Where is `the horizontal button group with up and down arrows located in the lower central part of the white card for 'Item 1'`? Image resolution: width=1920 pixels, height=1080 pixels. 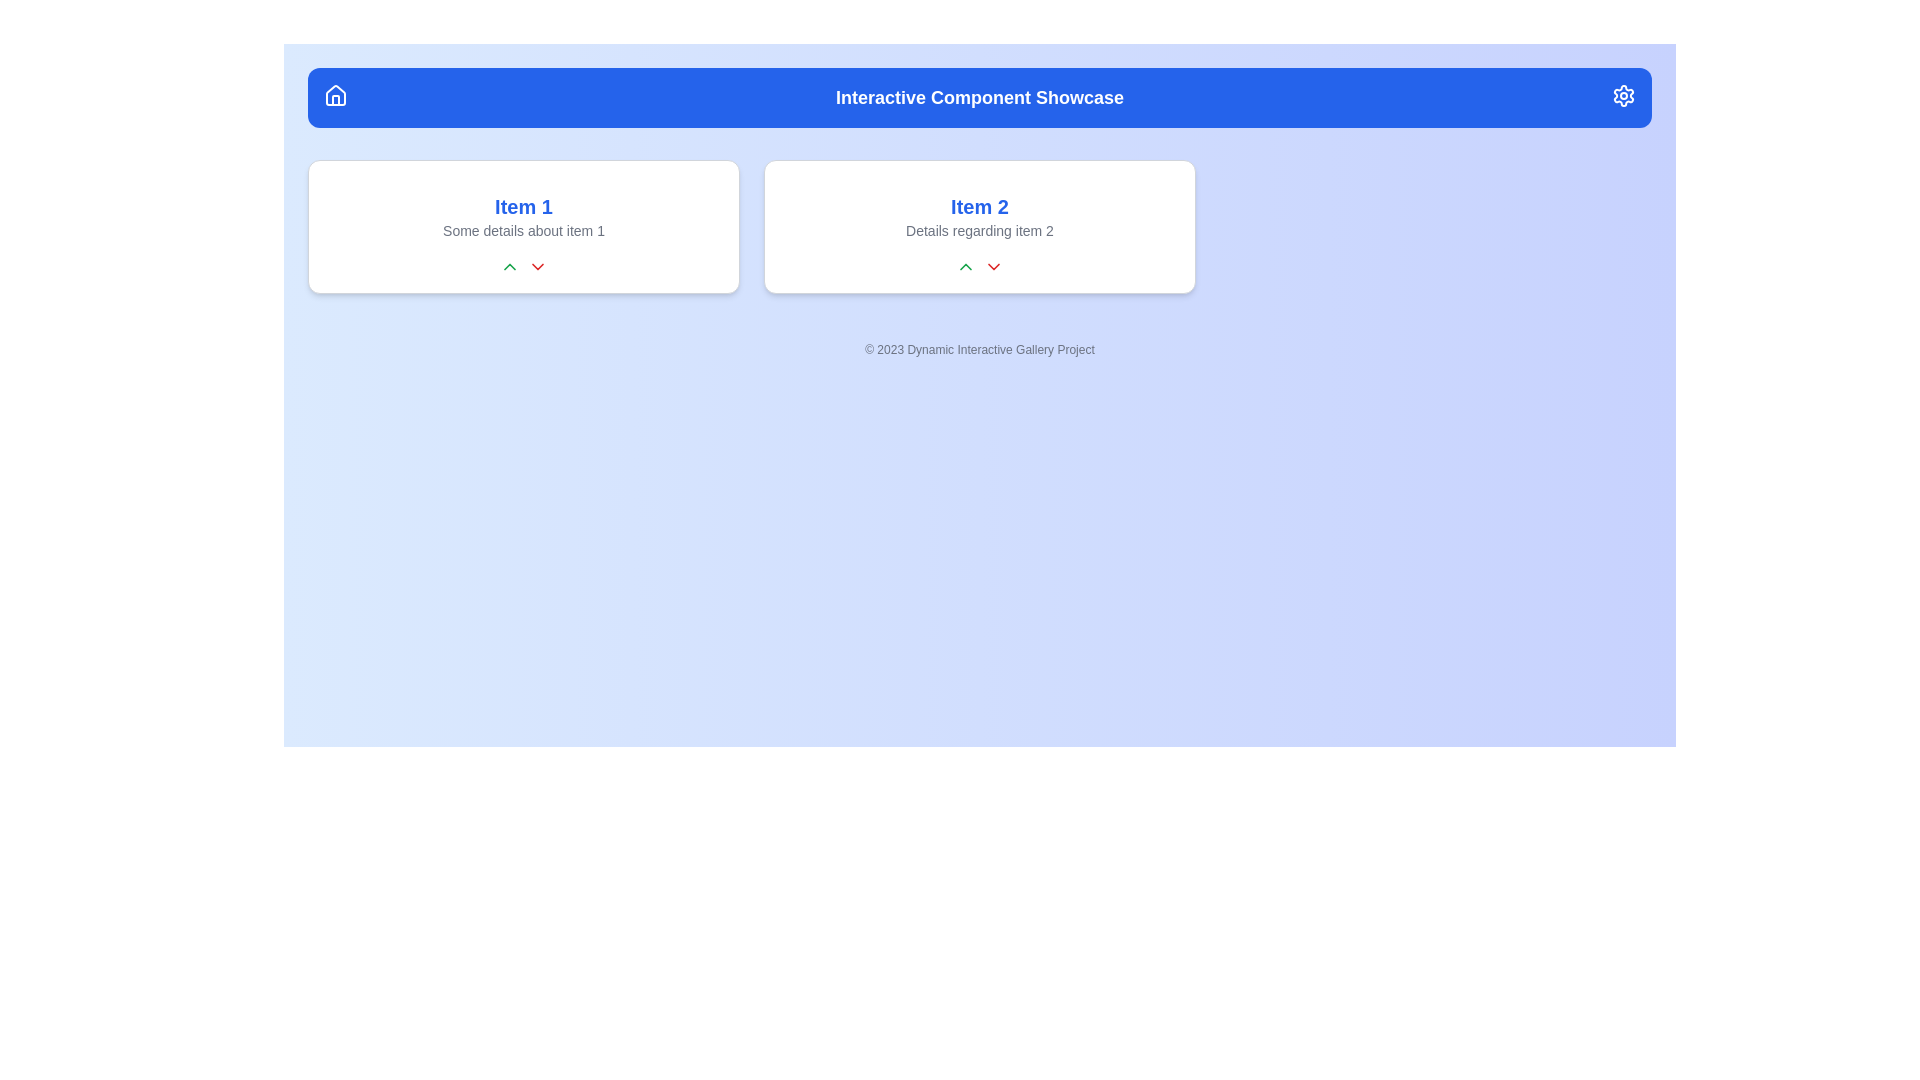 the horizontal button group with up and down arrows located in the lower central part of the white card for 'Item 1' is located at coordinates (523, 265).